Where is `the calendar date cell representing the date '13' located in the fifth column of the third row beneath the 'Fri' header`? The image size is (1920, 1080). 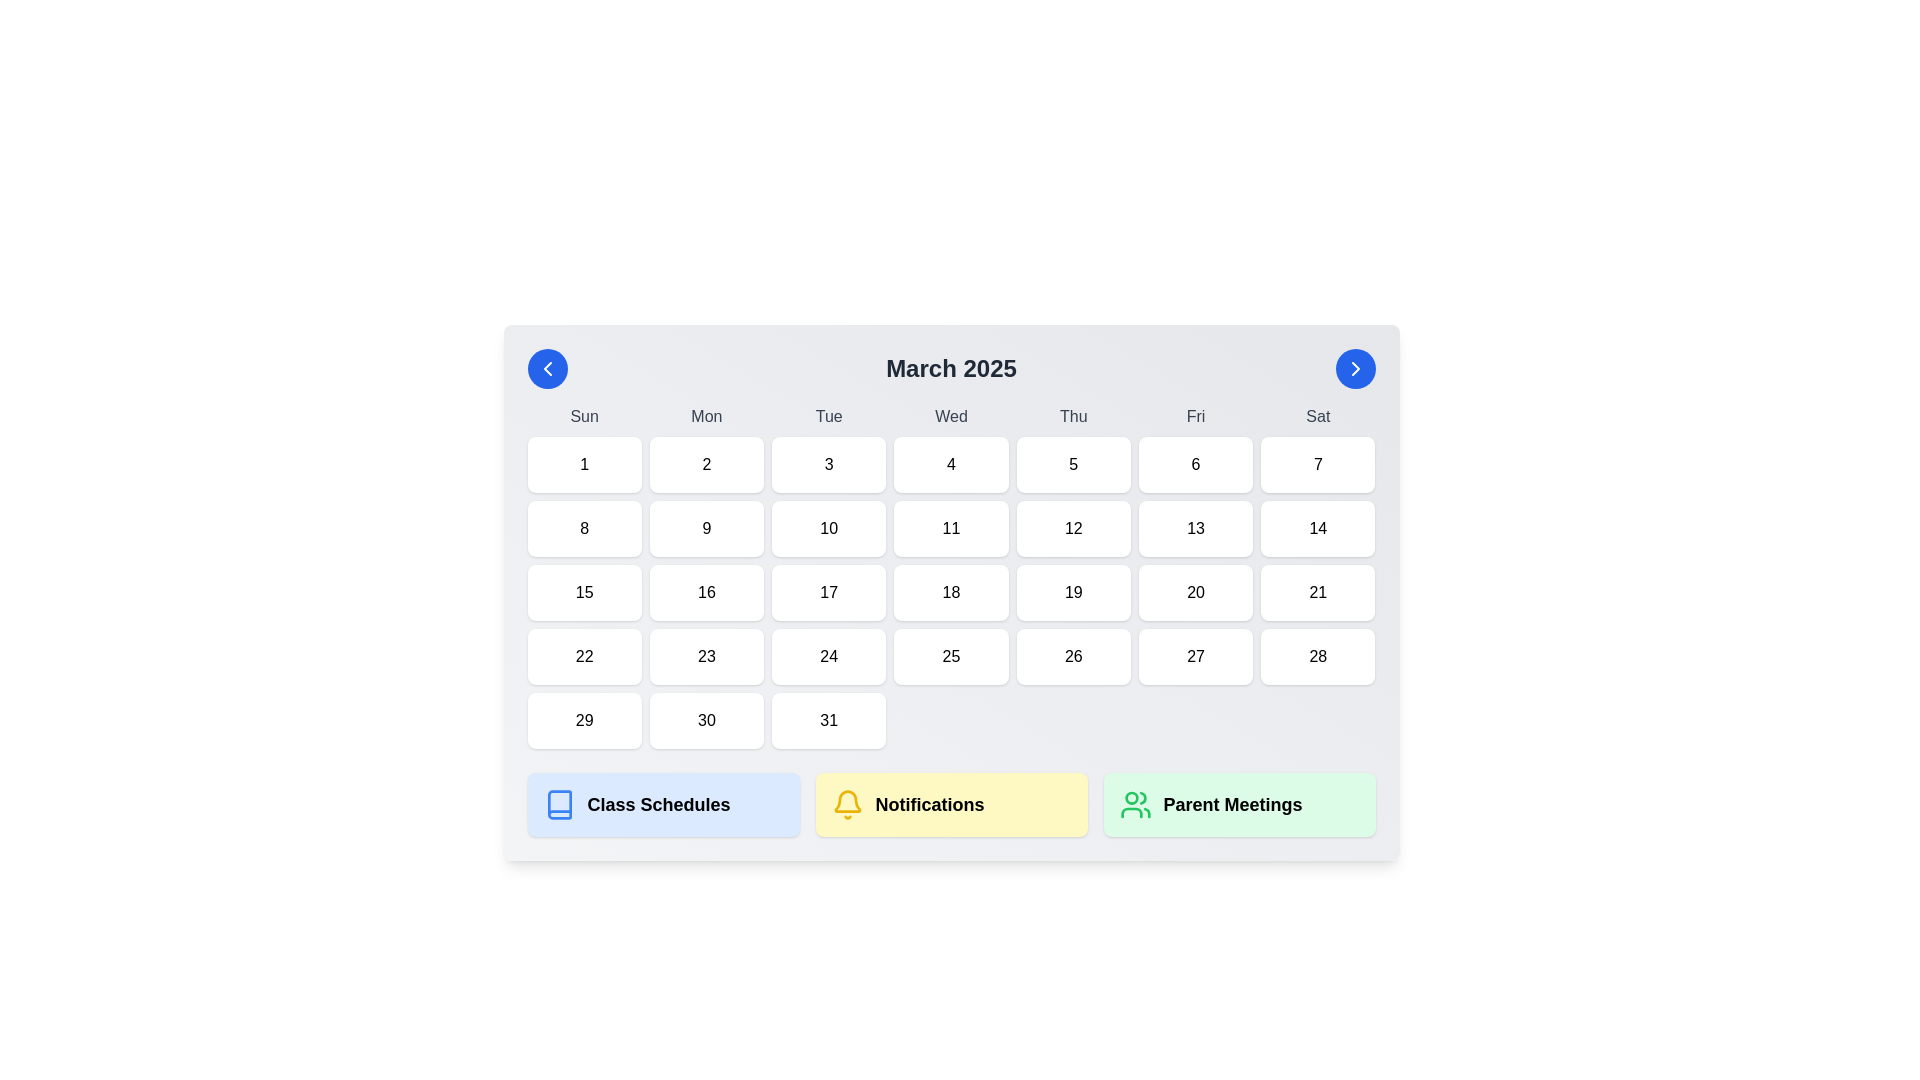 the calendar date cell representing the date '13' located in the fifth column of the third row beneath the 'Fri' header is located at coordinates (1195, 527).